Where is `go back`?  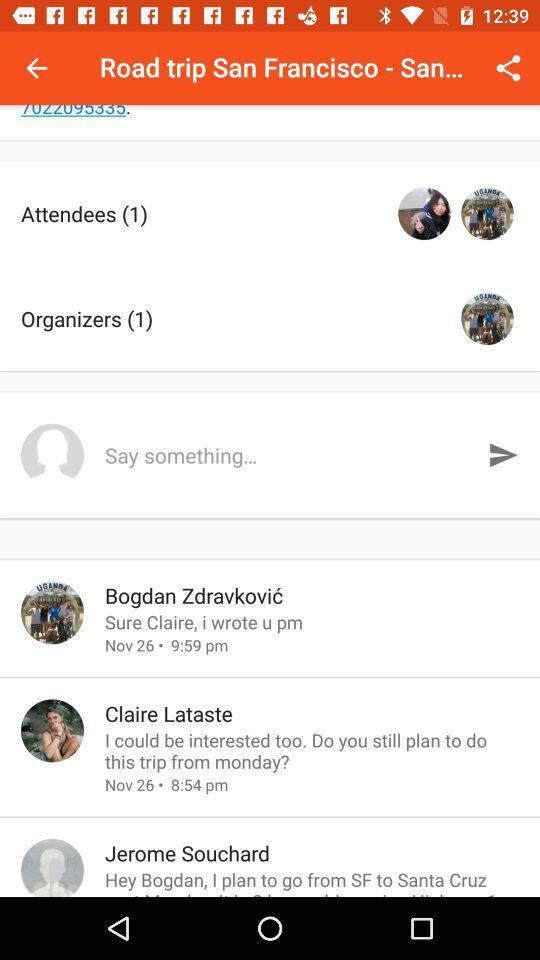
go back is located at coordinates (36, 68).